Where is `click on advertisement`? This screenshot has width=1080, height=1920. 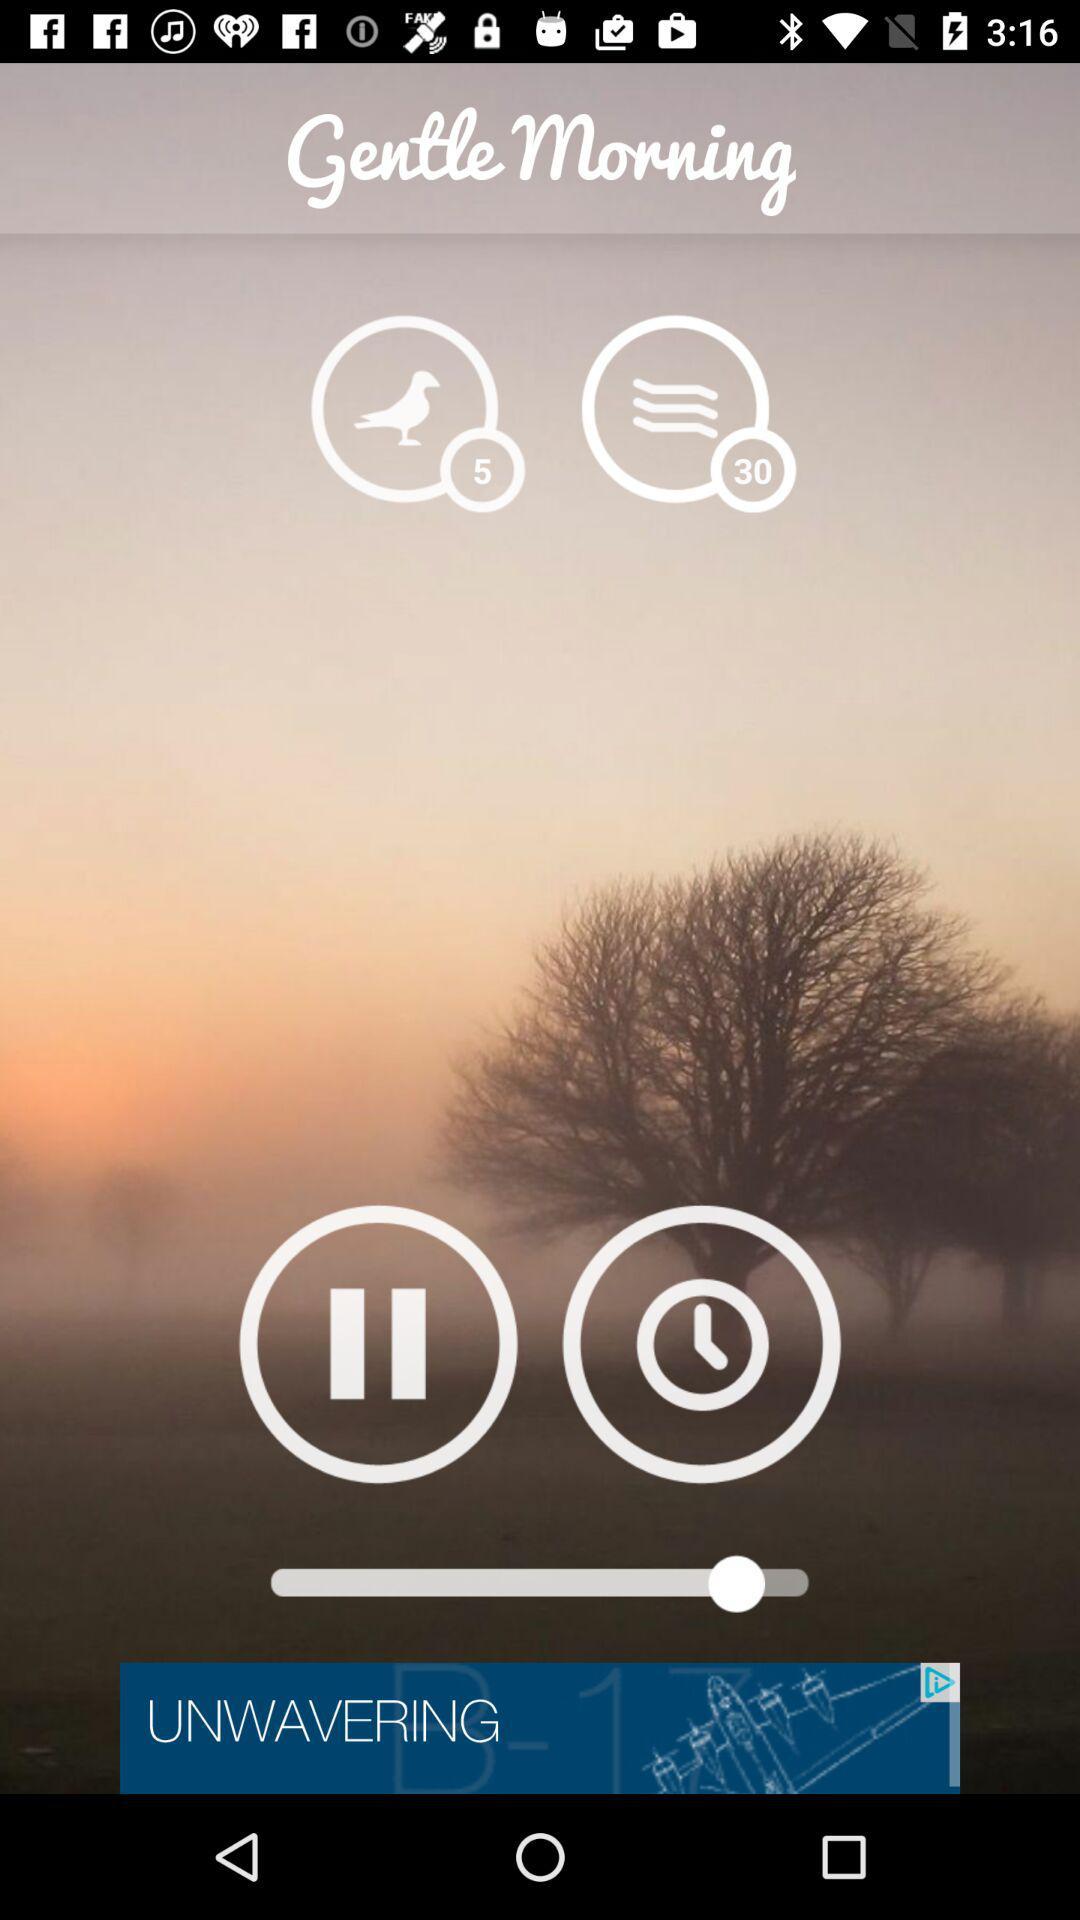 click on advertisement is located at coordinates (540, 1727).